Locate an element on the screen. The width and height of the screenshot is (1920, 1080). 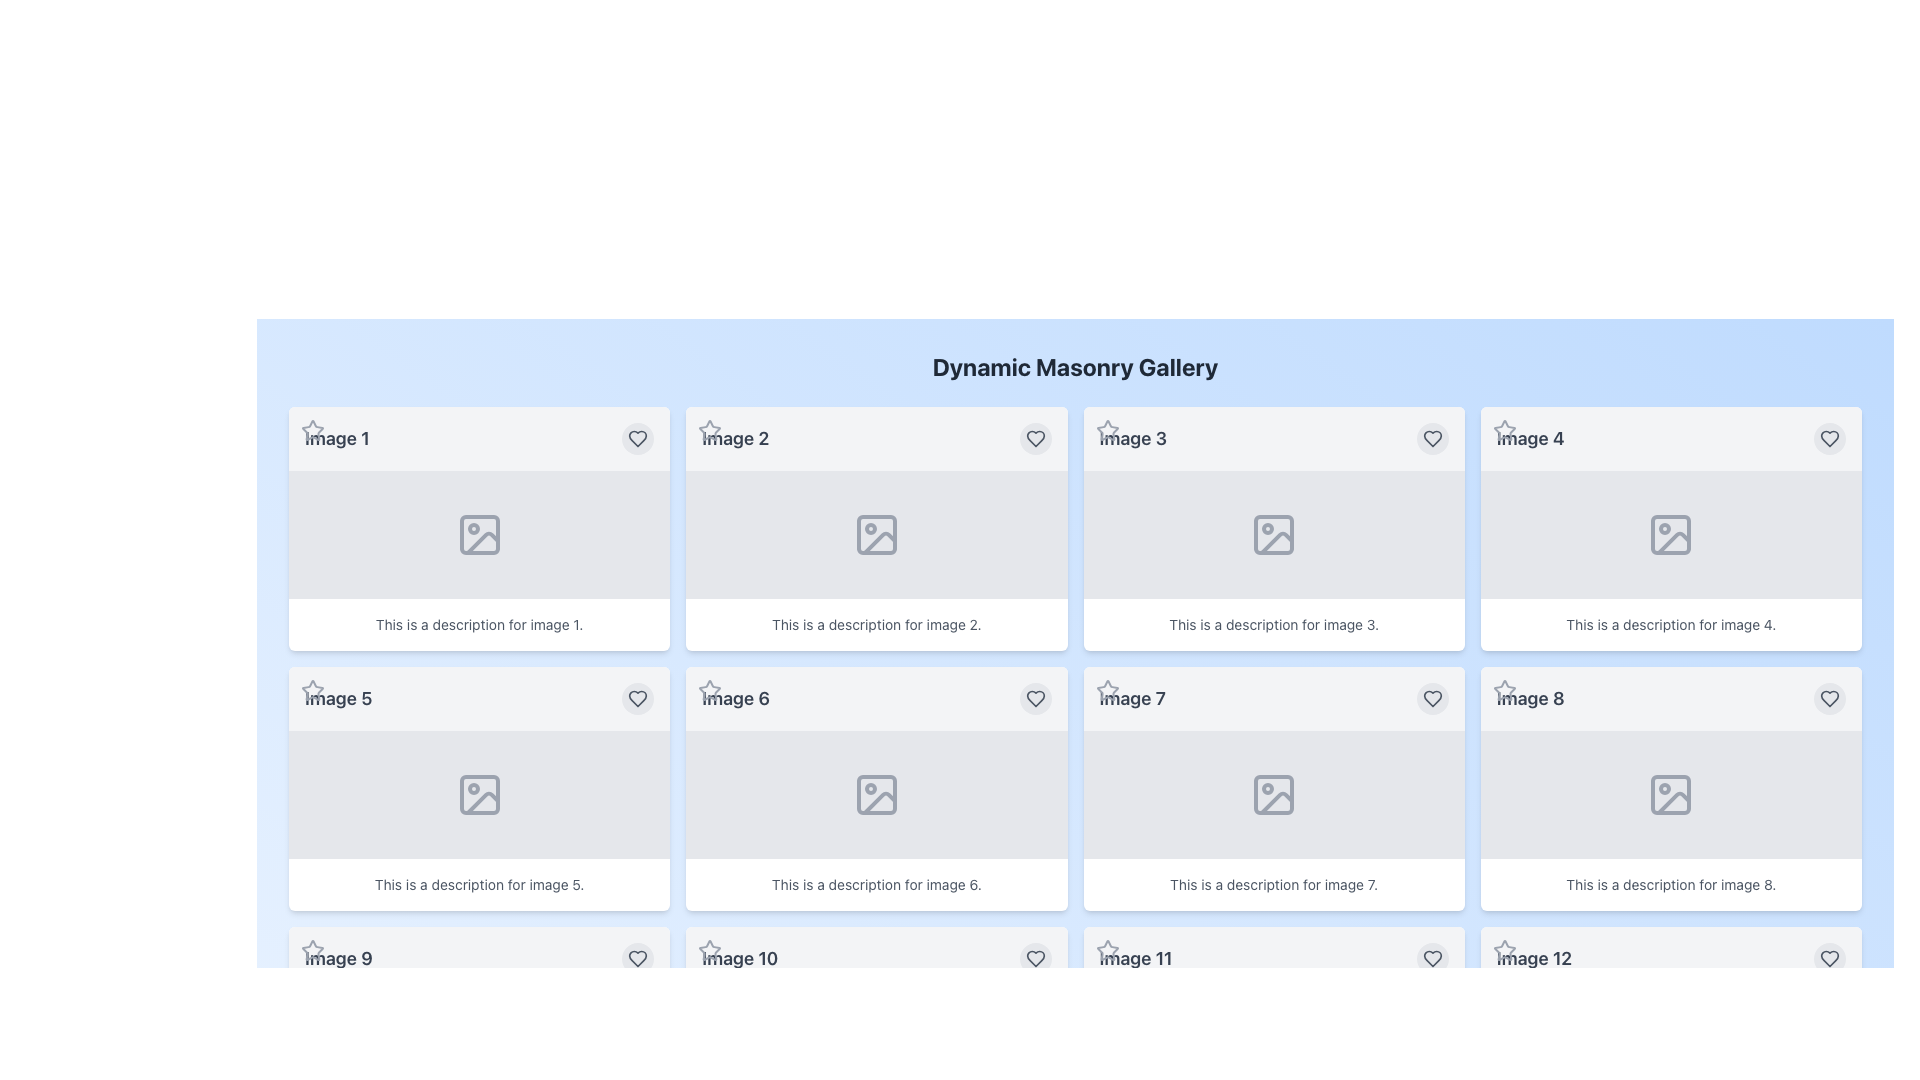
the image placeholder icon located in the eighth tile of the grid under 'Dynamic Masonry Gallery', centered above the description text 'This is a description for image 8' is located at coordinates (1671, 793).